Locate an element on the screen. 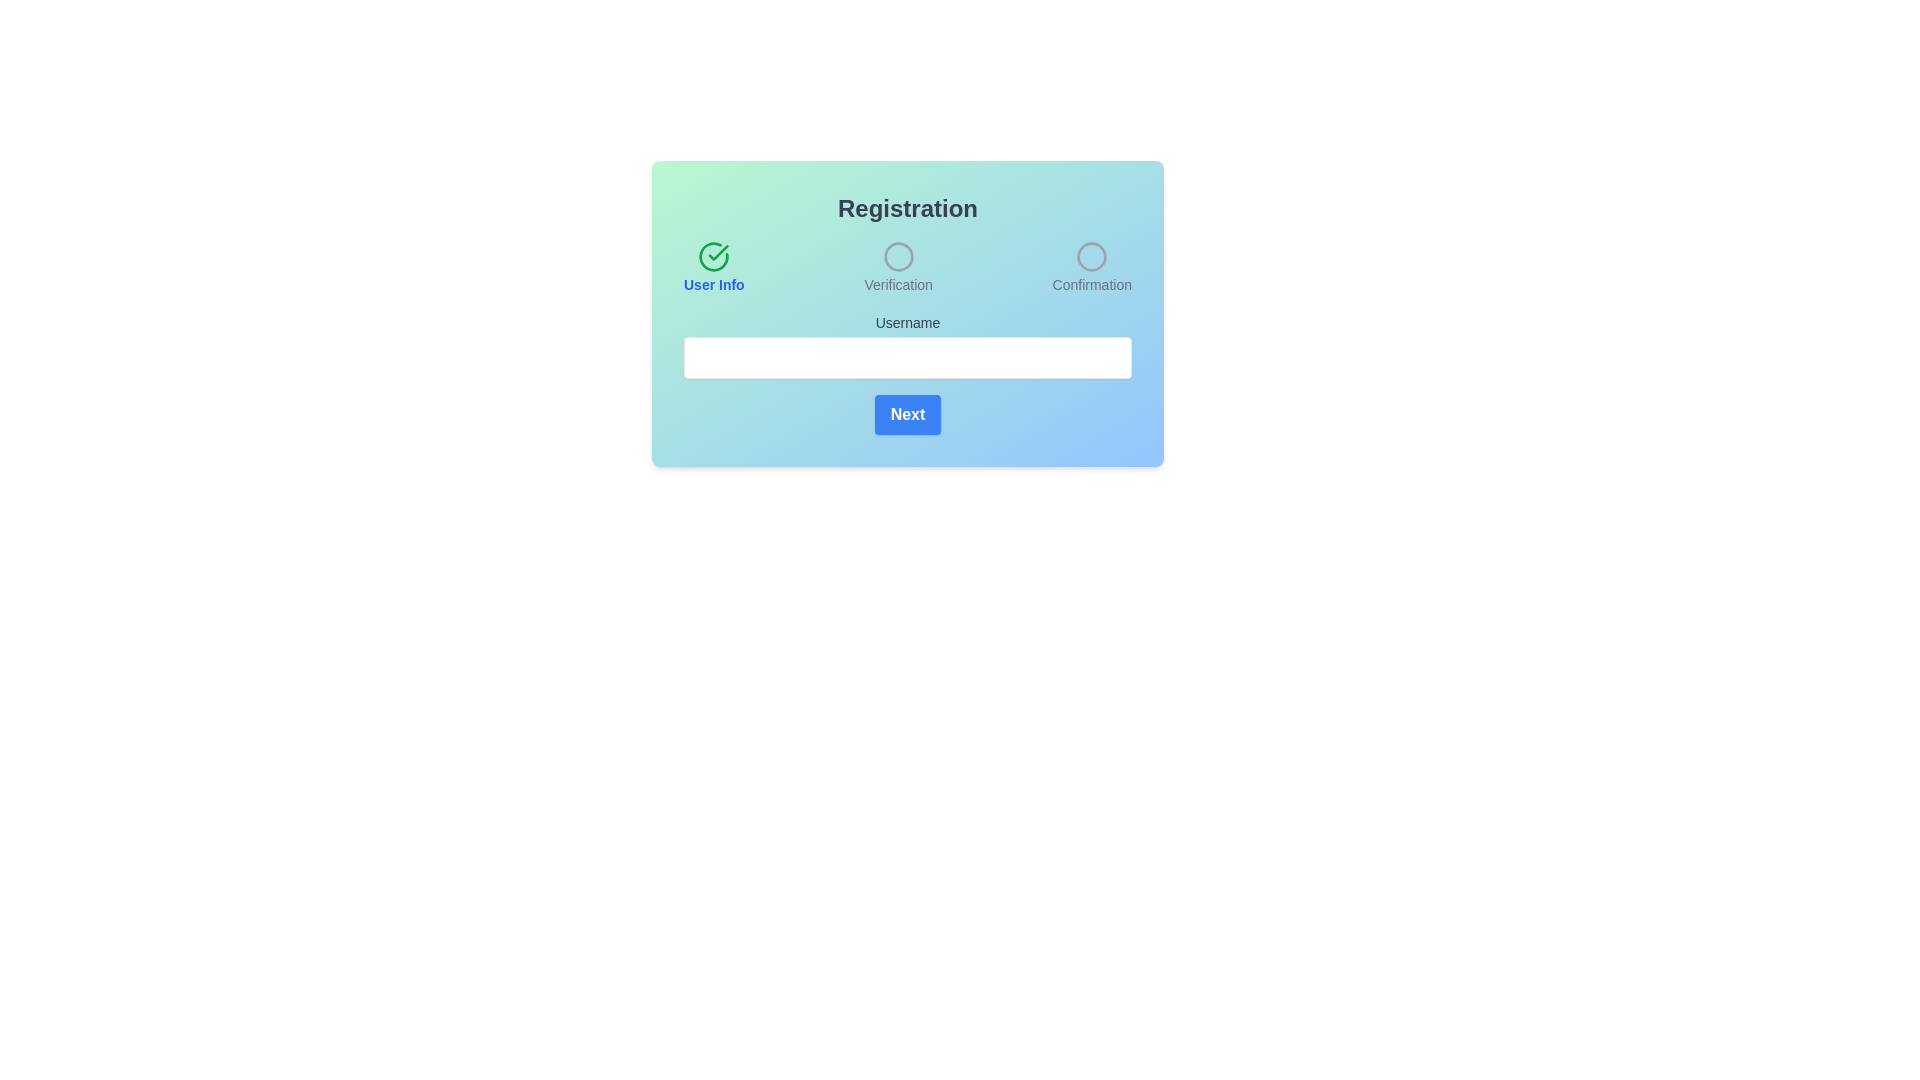 This screenshot has height=1080, width=1920. the icon indicating a successfully completed step in the 'User Info' section of the registration progress bar is located at coordinates (714, 256).